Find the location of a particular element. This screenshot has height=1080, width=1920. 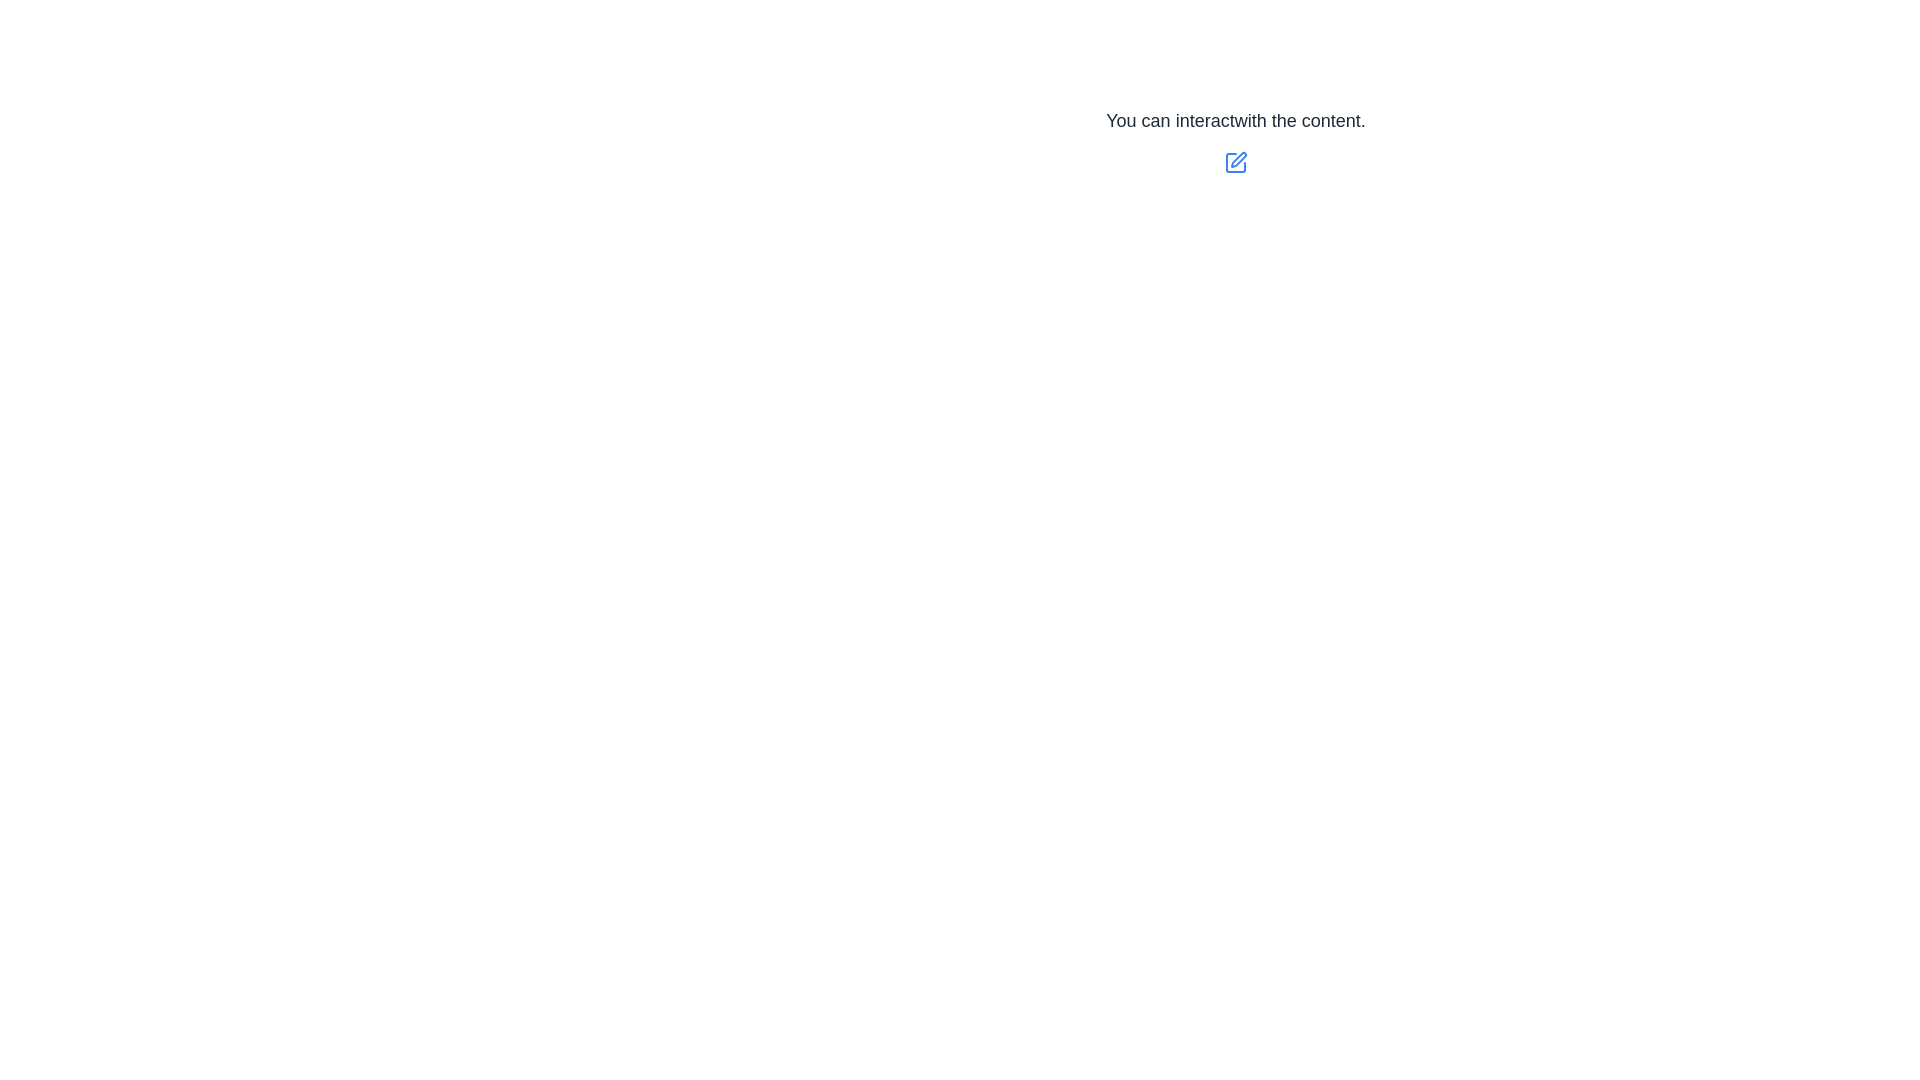

the blue stroke-based square icon with rounded corners located in the top-right quadrant of the application is located at coordinates (1235, 161).